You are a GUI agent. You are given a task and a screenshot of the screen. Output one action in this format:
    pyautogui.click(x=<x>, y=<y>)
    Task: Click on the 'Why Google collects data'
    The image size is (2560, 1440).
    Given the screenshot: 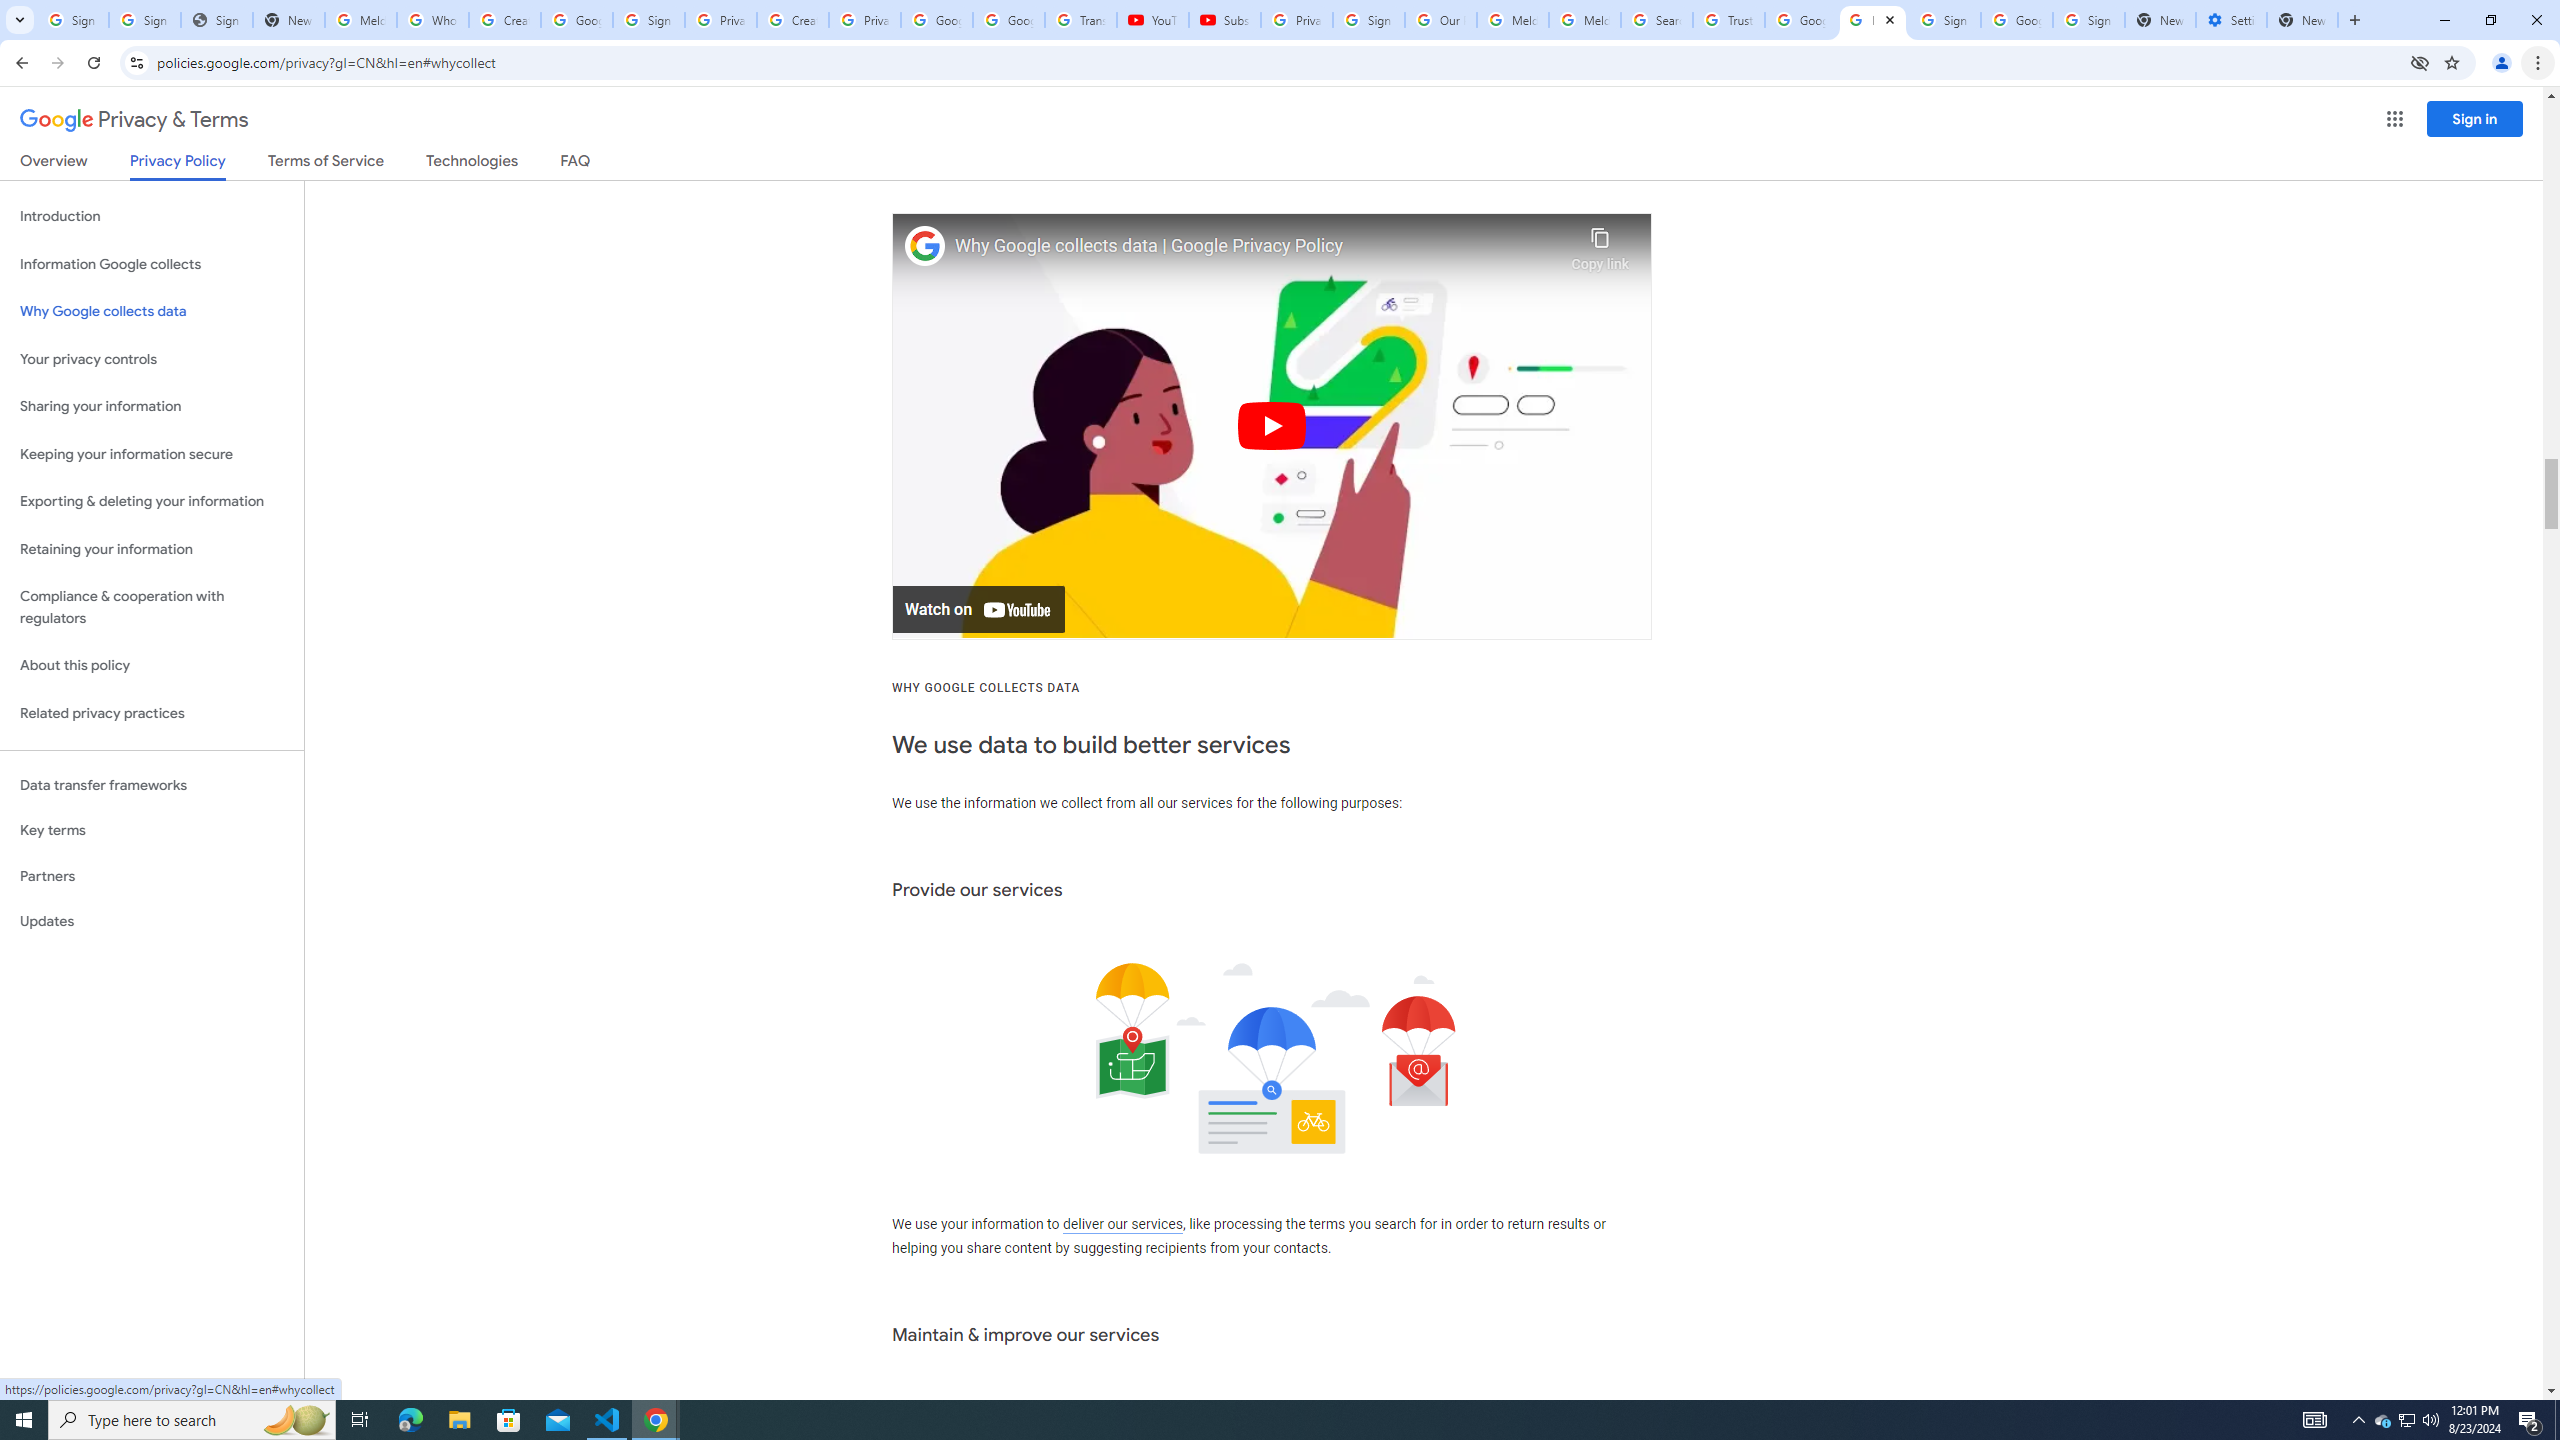 What is the action you would take?
    pyautogui.click(x=151, y=310)
    